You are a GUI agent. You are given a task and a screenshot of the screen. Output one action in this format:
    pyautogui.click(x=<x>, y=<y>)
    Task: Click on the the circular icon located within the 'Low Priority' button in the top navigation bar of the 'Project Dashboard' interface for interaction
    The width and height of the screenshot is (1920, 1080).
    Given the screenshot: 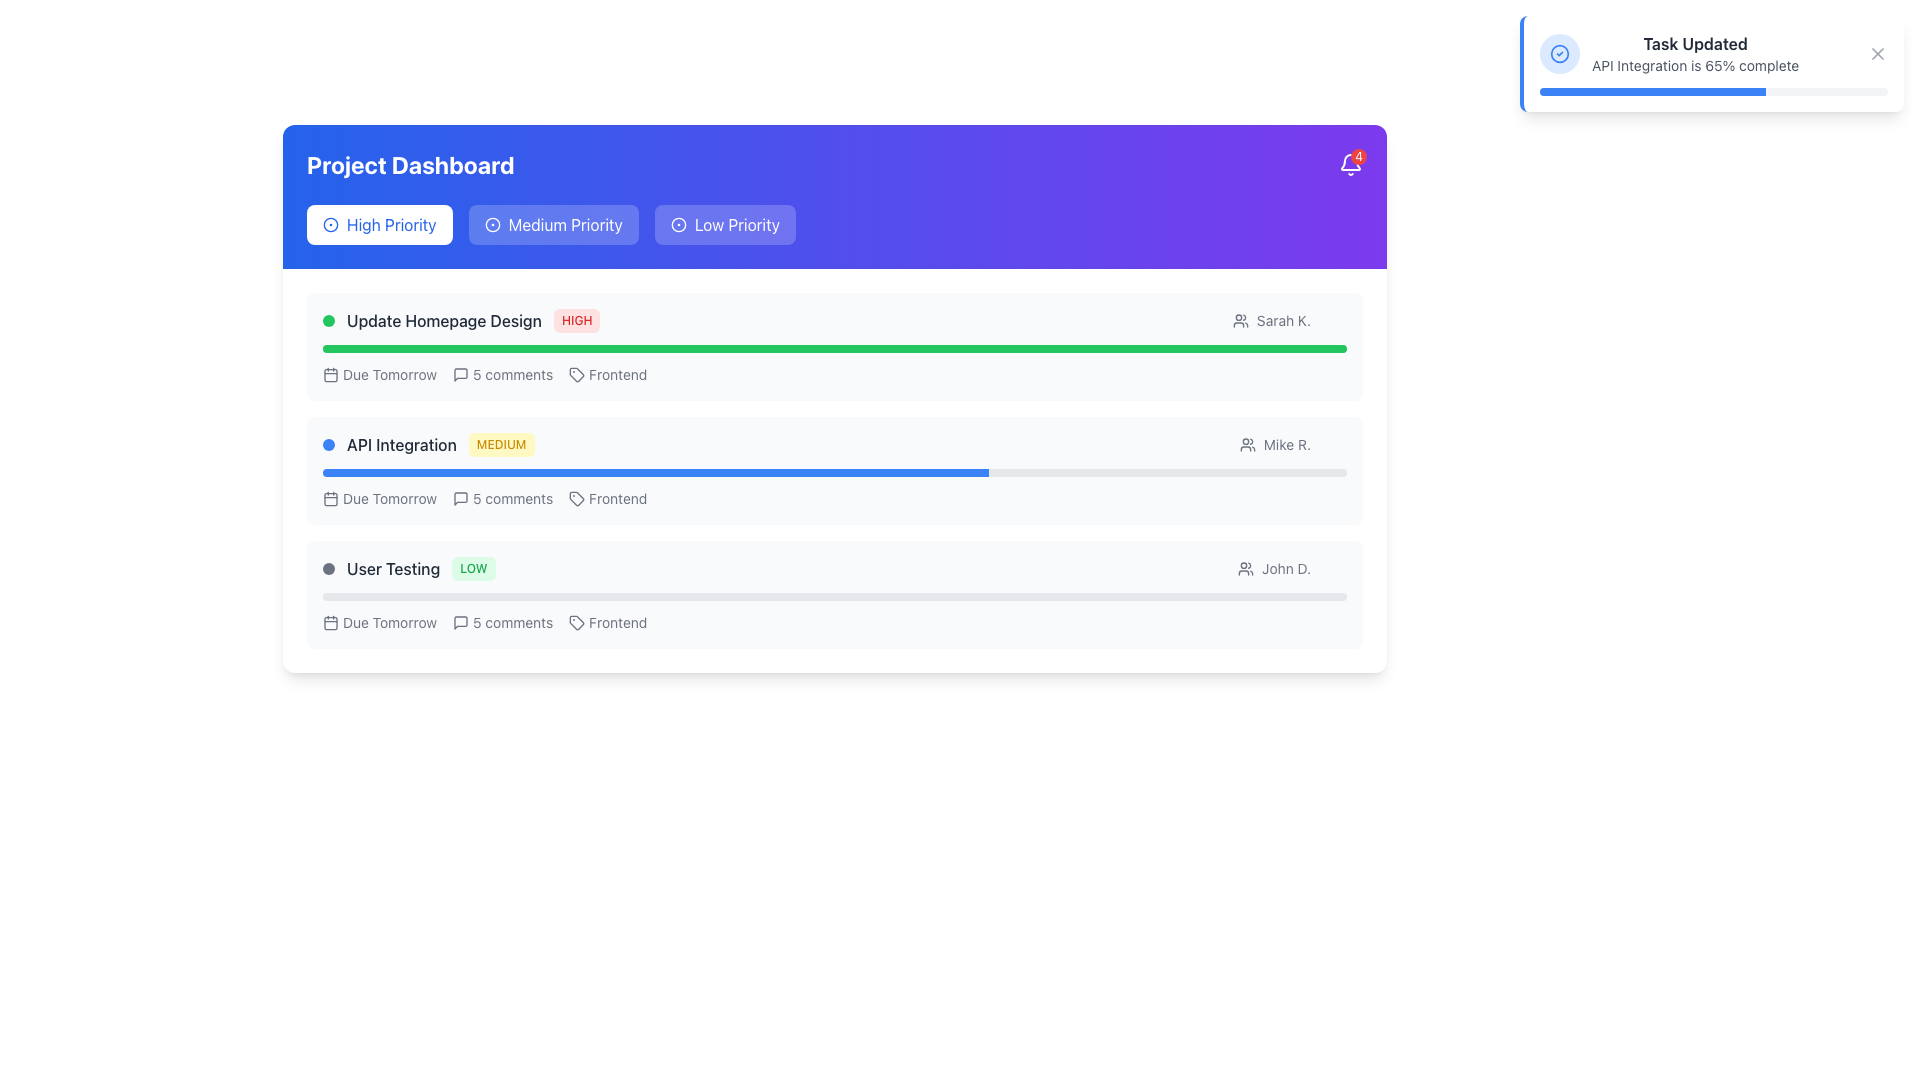 What is the action you would take?
    pyautogui.click(x=678, y=224)
    